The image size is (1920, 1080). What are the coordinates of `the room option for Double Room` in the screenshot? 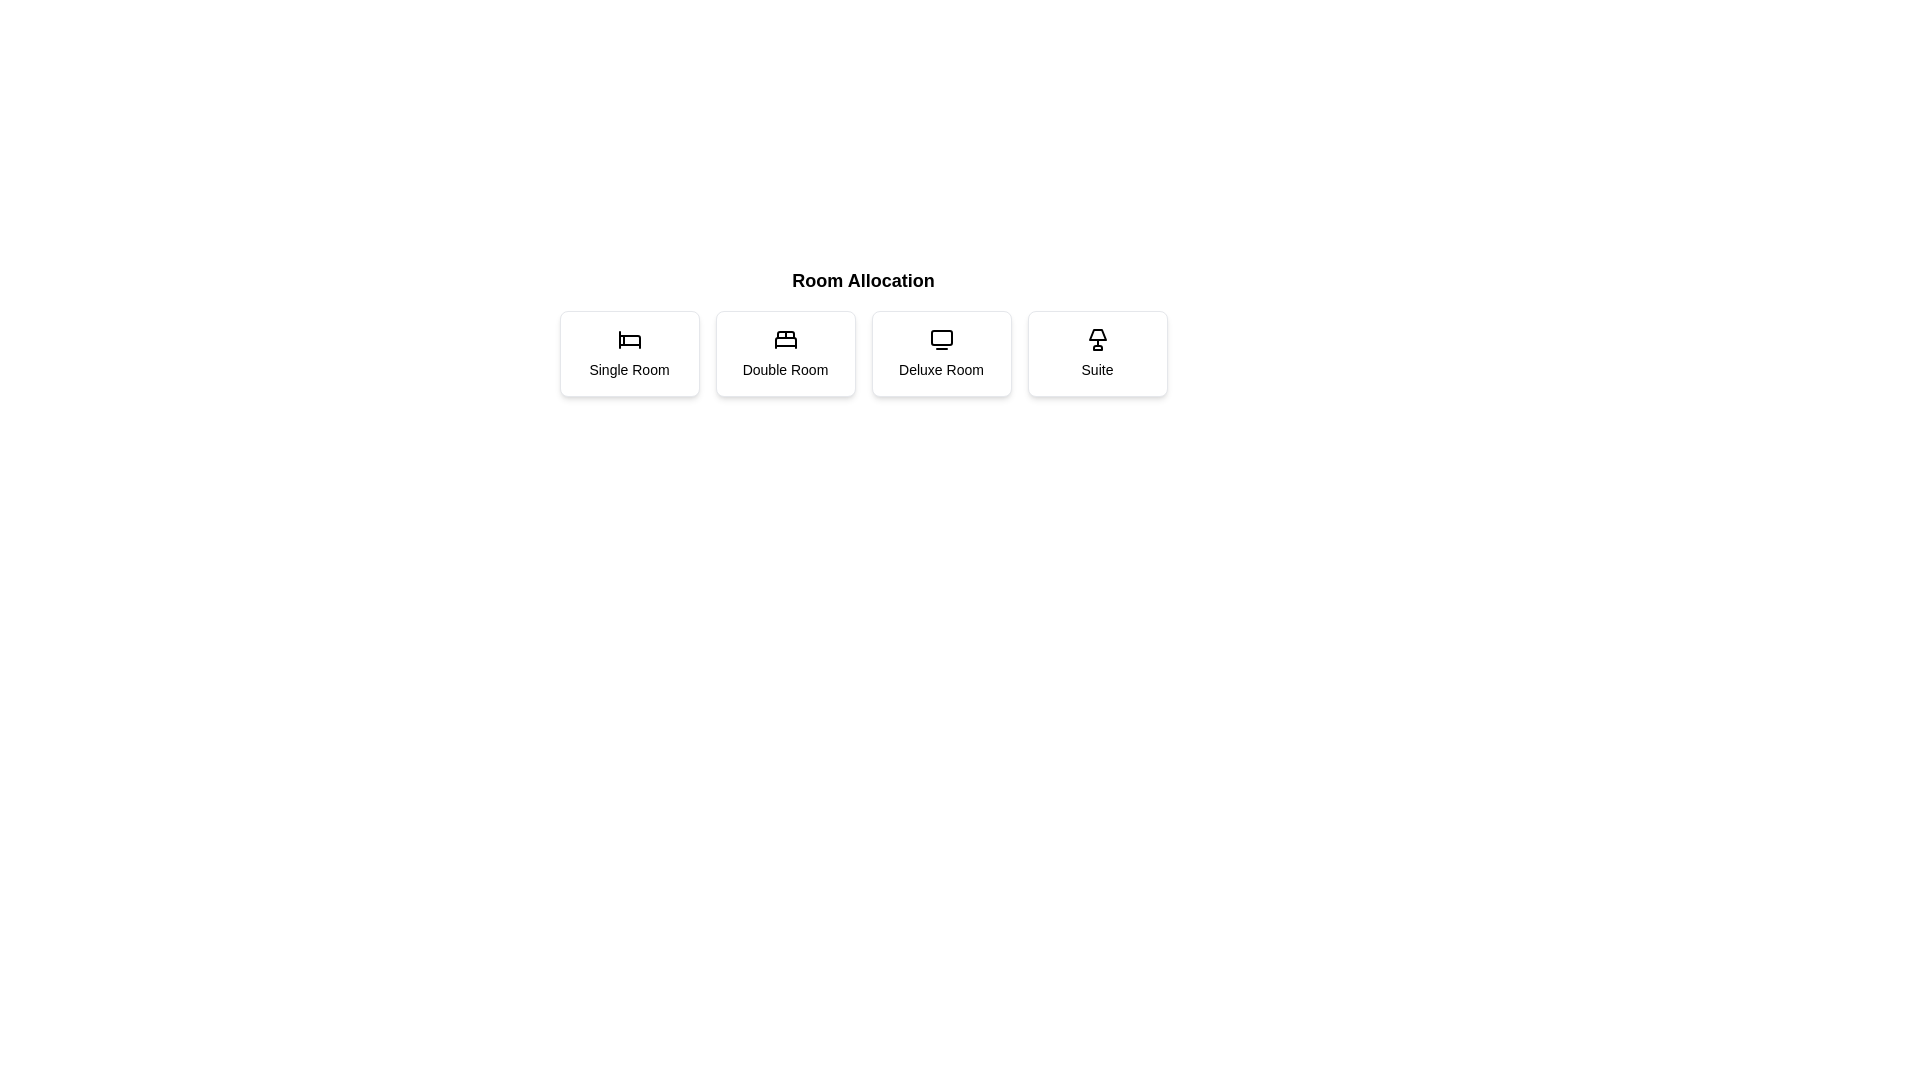 It's located at (784, 353).